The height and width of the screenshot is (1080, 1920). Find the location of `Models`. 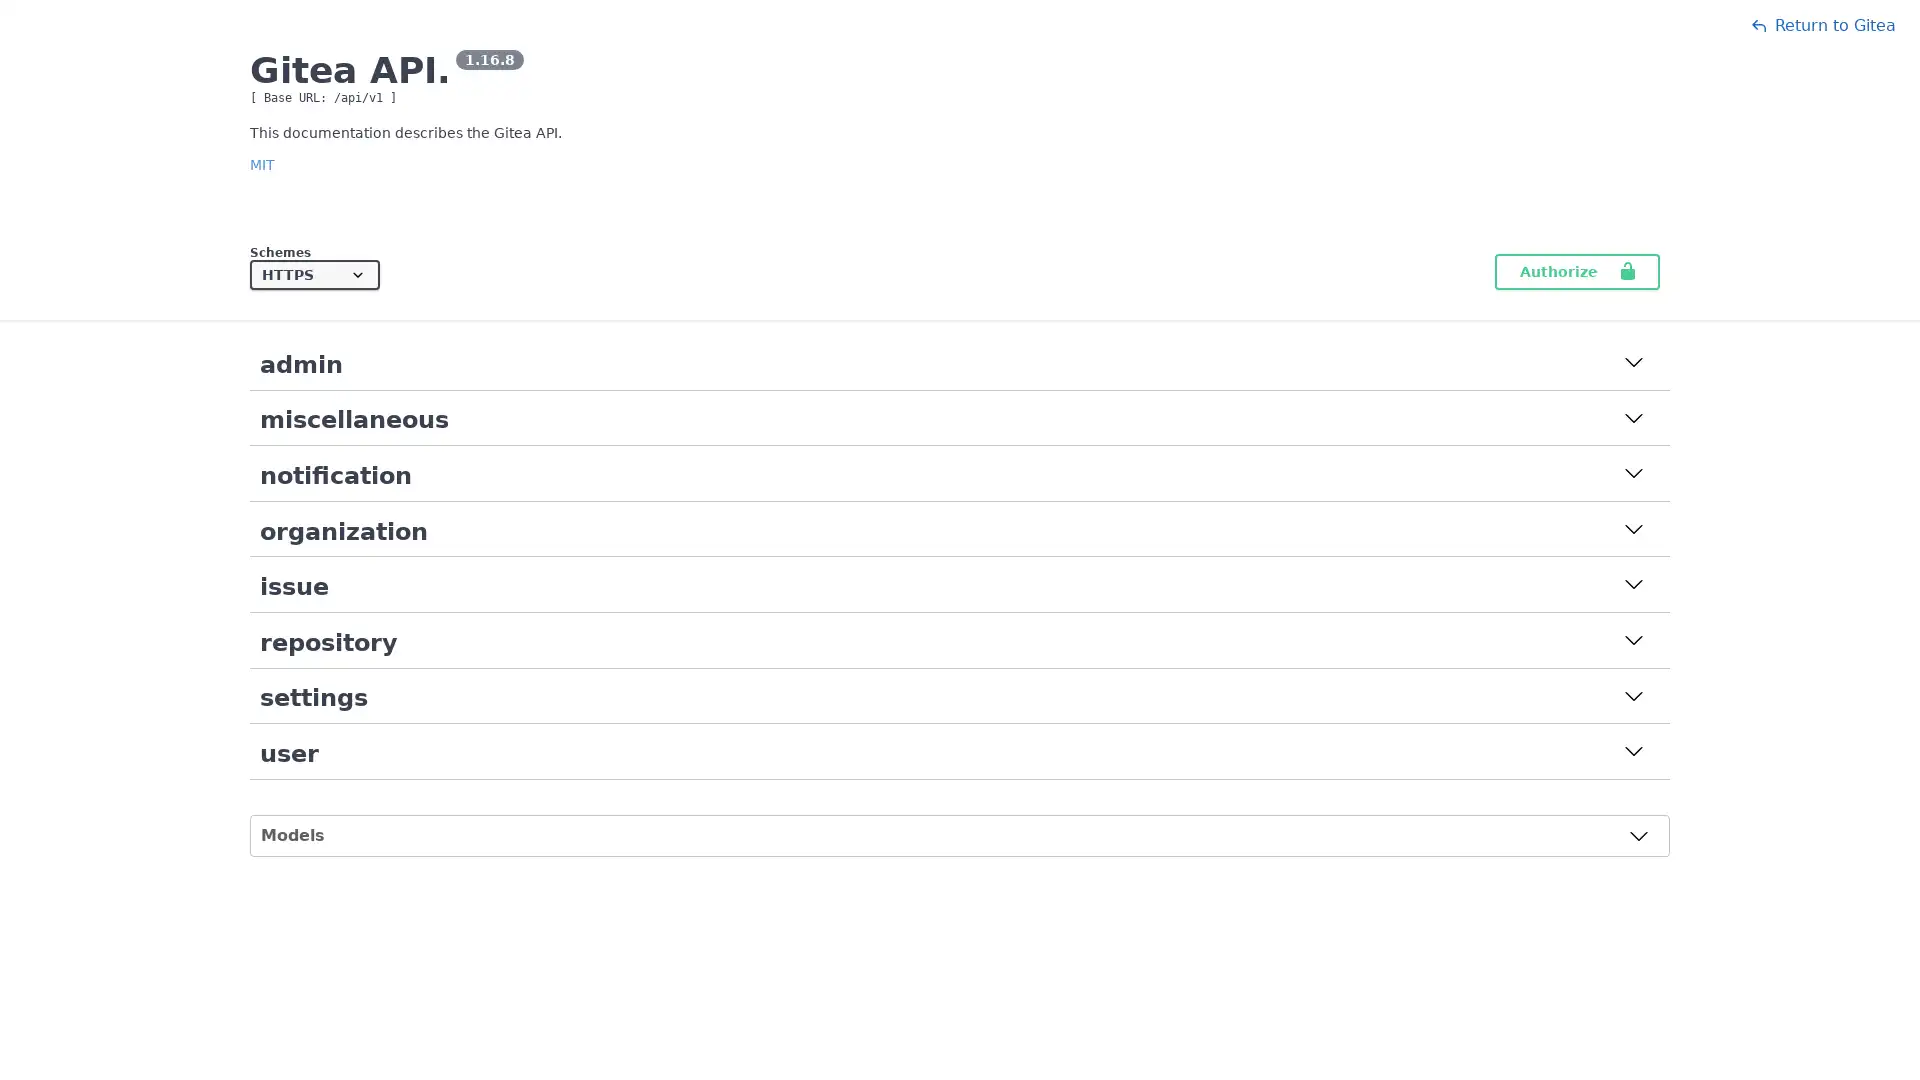

Models is located at coordinates (954, 834).